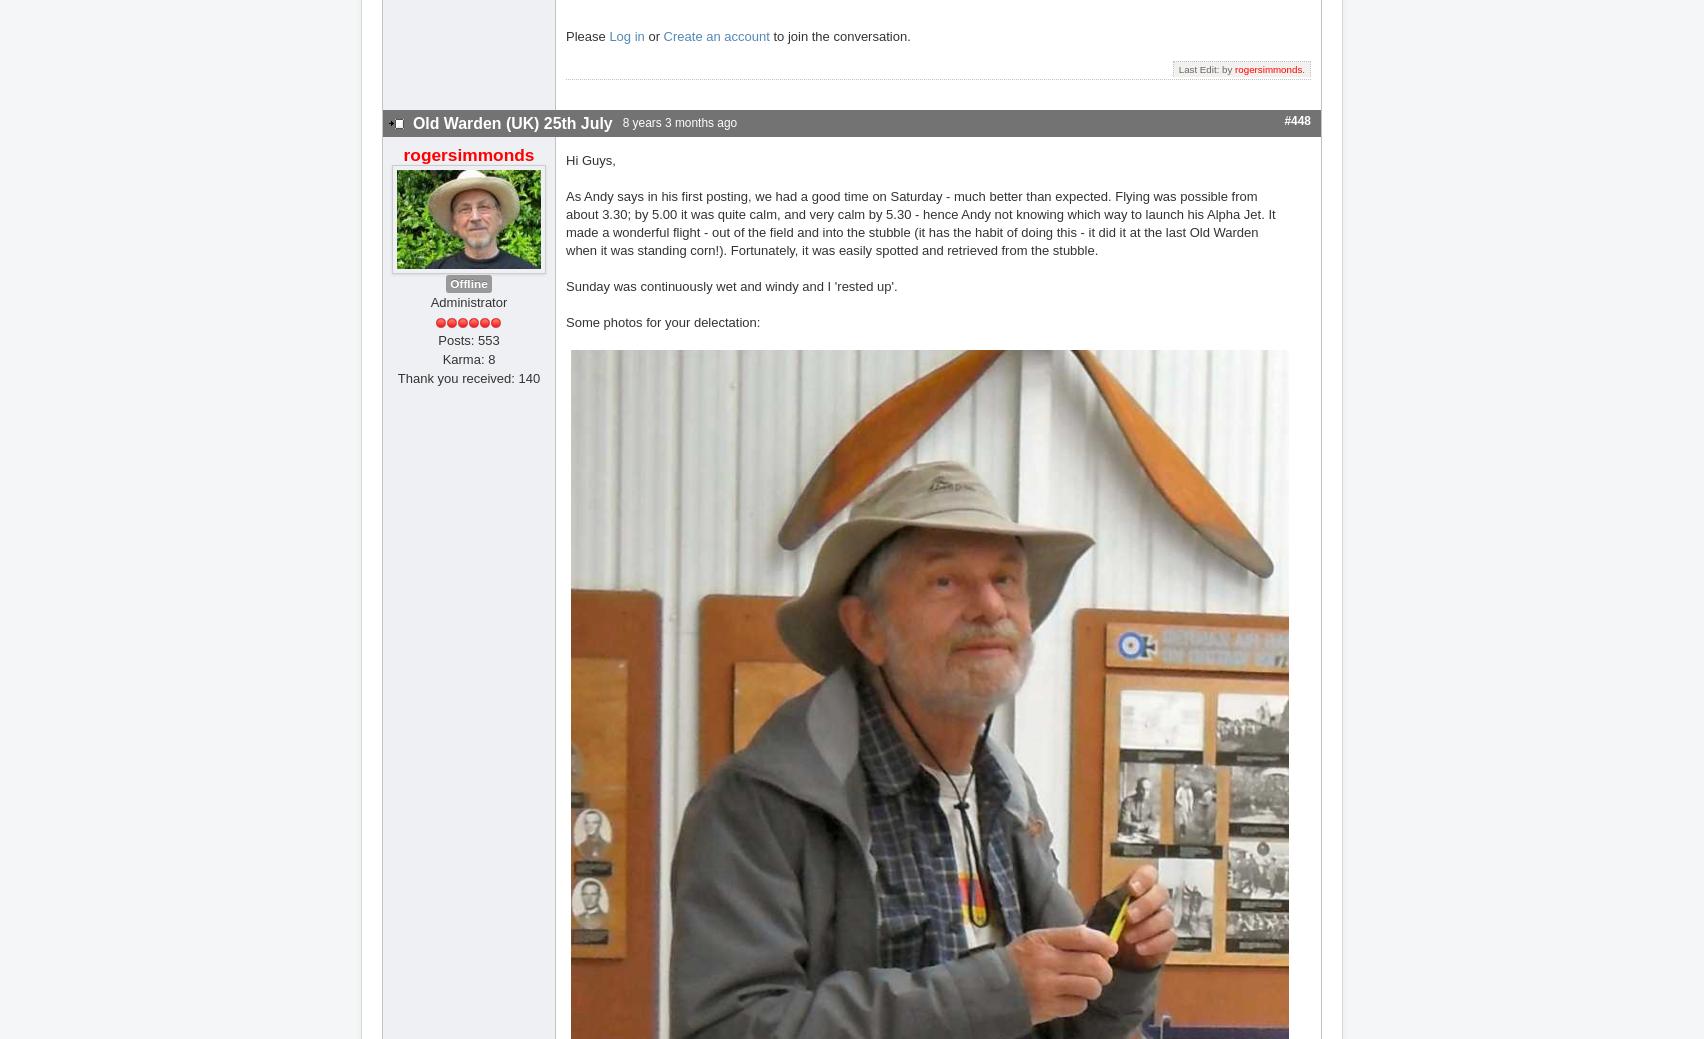  I want to click on 'to join the conversation.', so click(838, 34).